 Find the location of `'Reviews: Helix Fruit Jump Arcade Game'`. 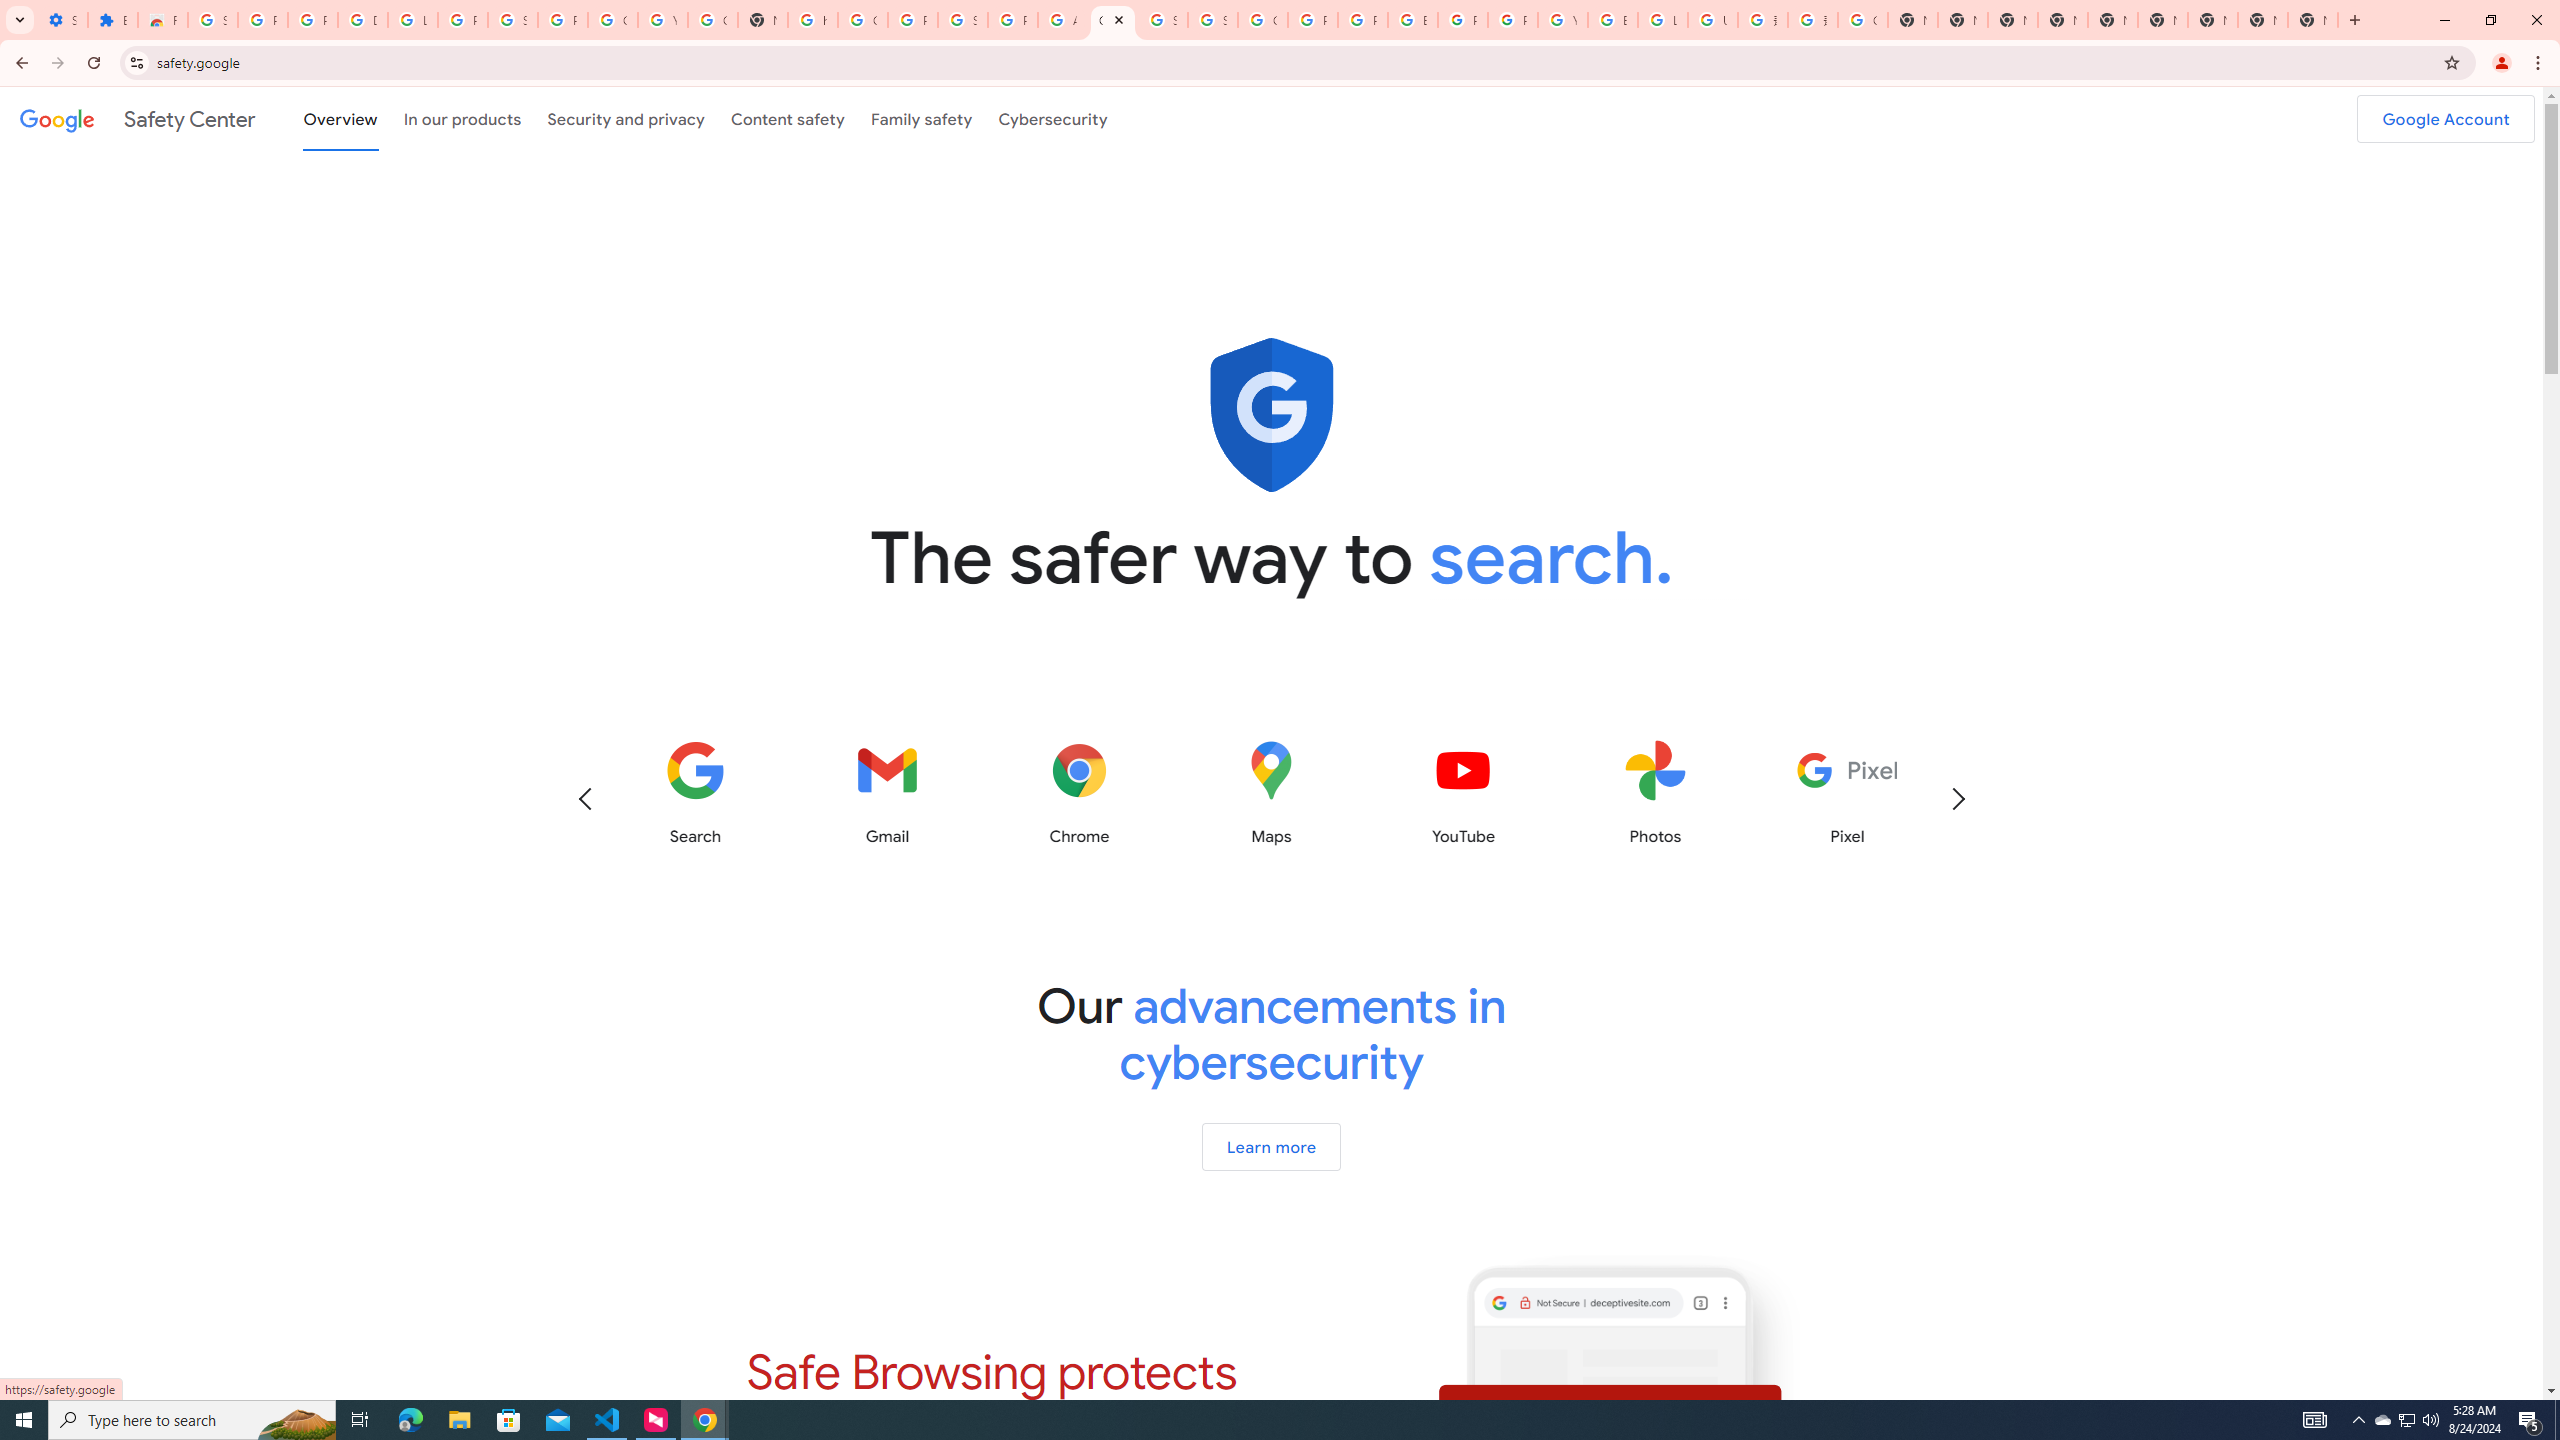

'Reviews: Helix Fruit Jump Arcade Game' is located at coordinates (162, 19).